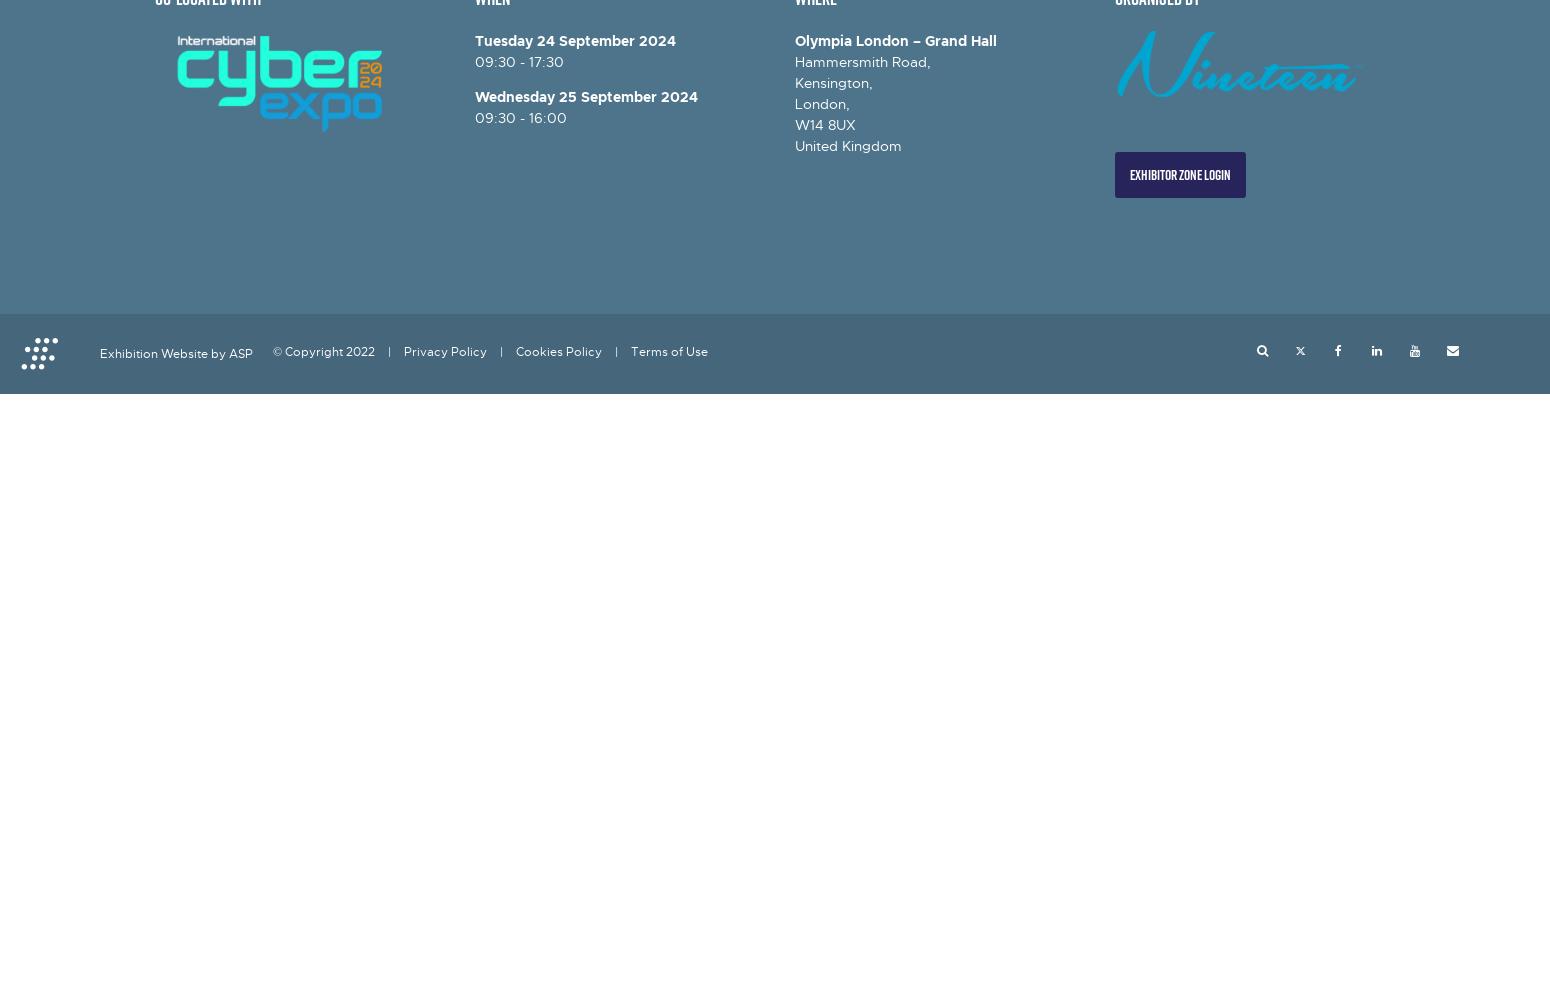 This screenshot has height=1000, width=1550. What do you see at coordinates (1456, 350) in the screenshot?
I see `'YouTube'` at bounding box center [1456, 350].